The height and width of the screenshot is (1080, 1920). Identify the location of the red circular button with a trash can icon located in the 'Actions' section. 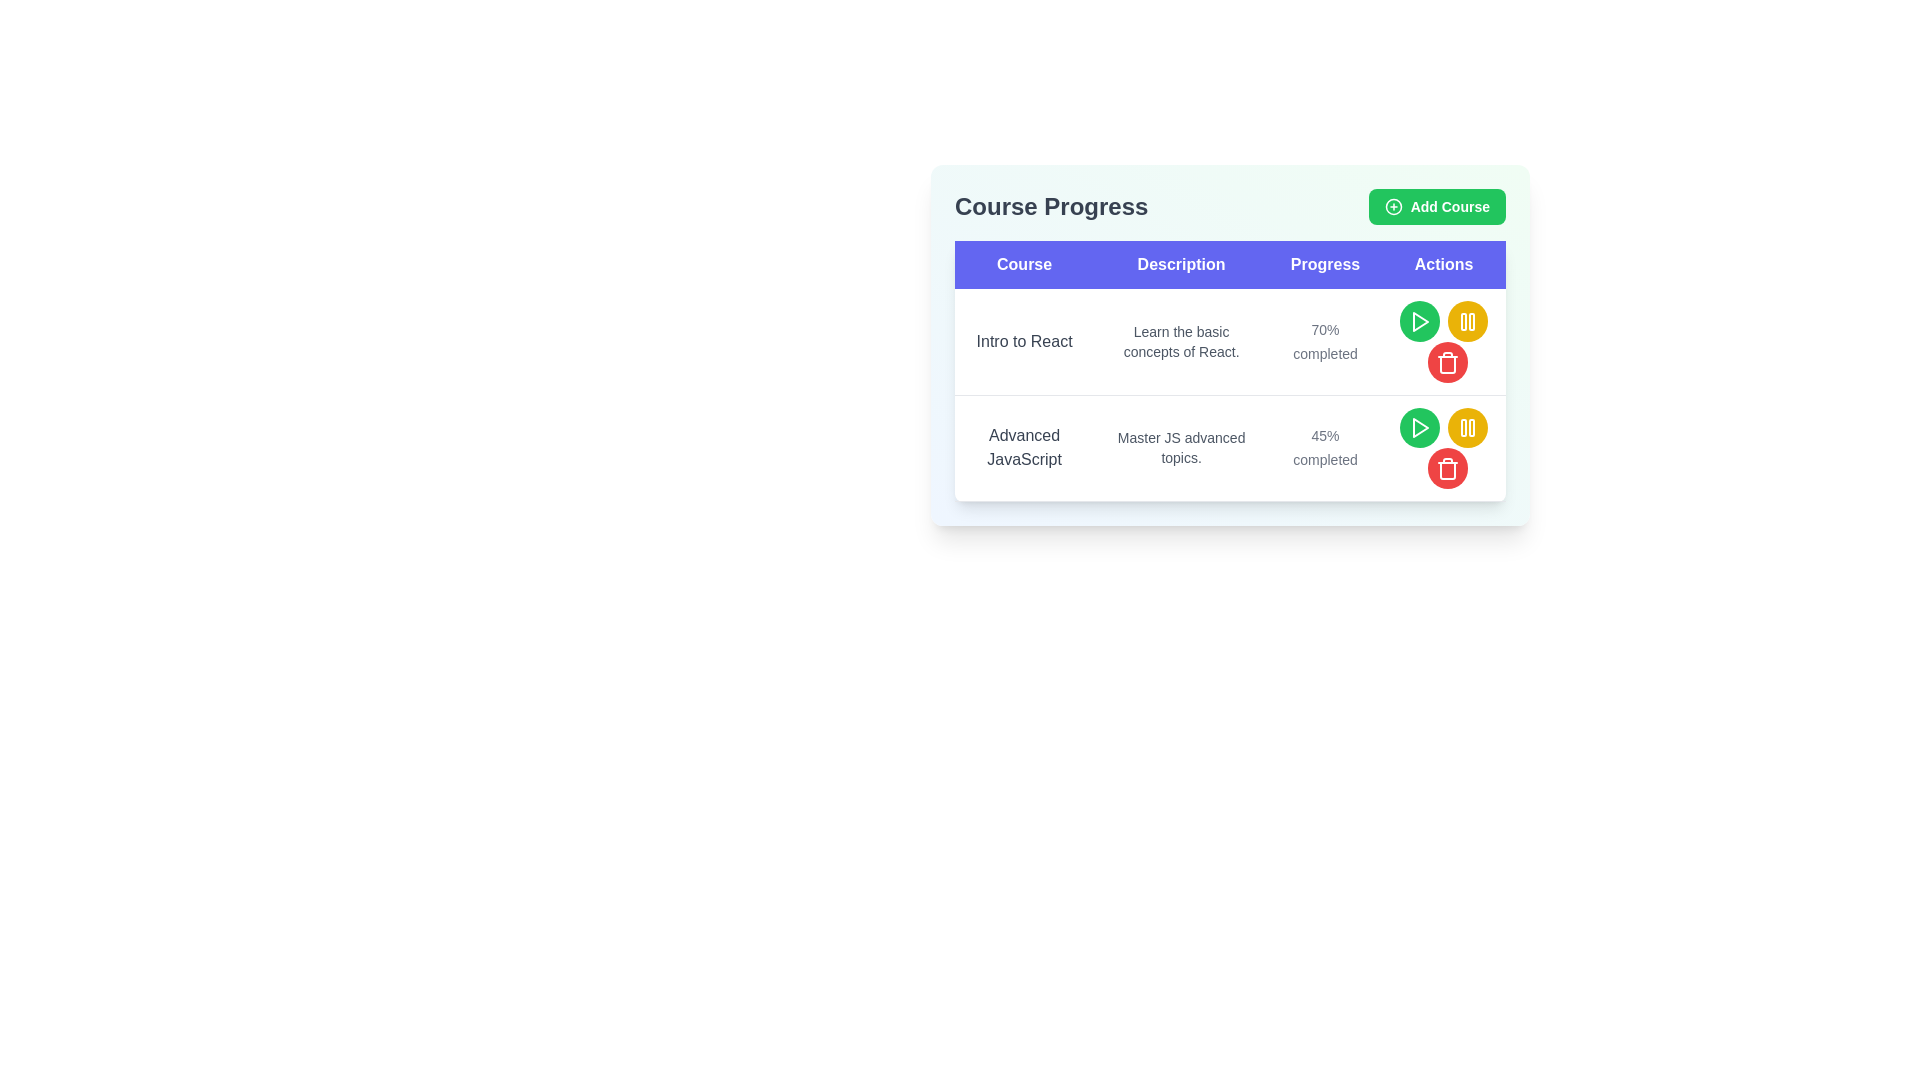
(1448, 362).